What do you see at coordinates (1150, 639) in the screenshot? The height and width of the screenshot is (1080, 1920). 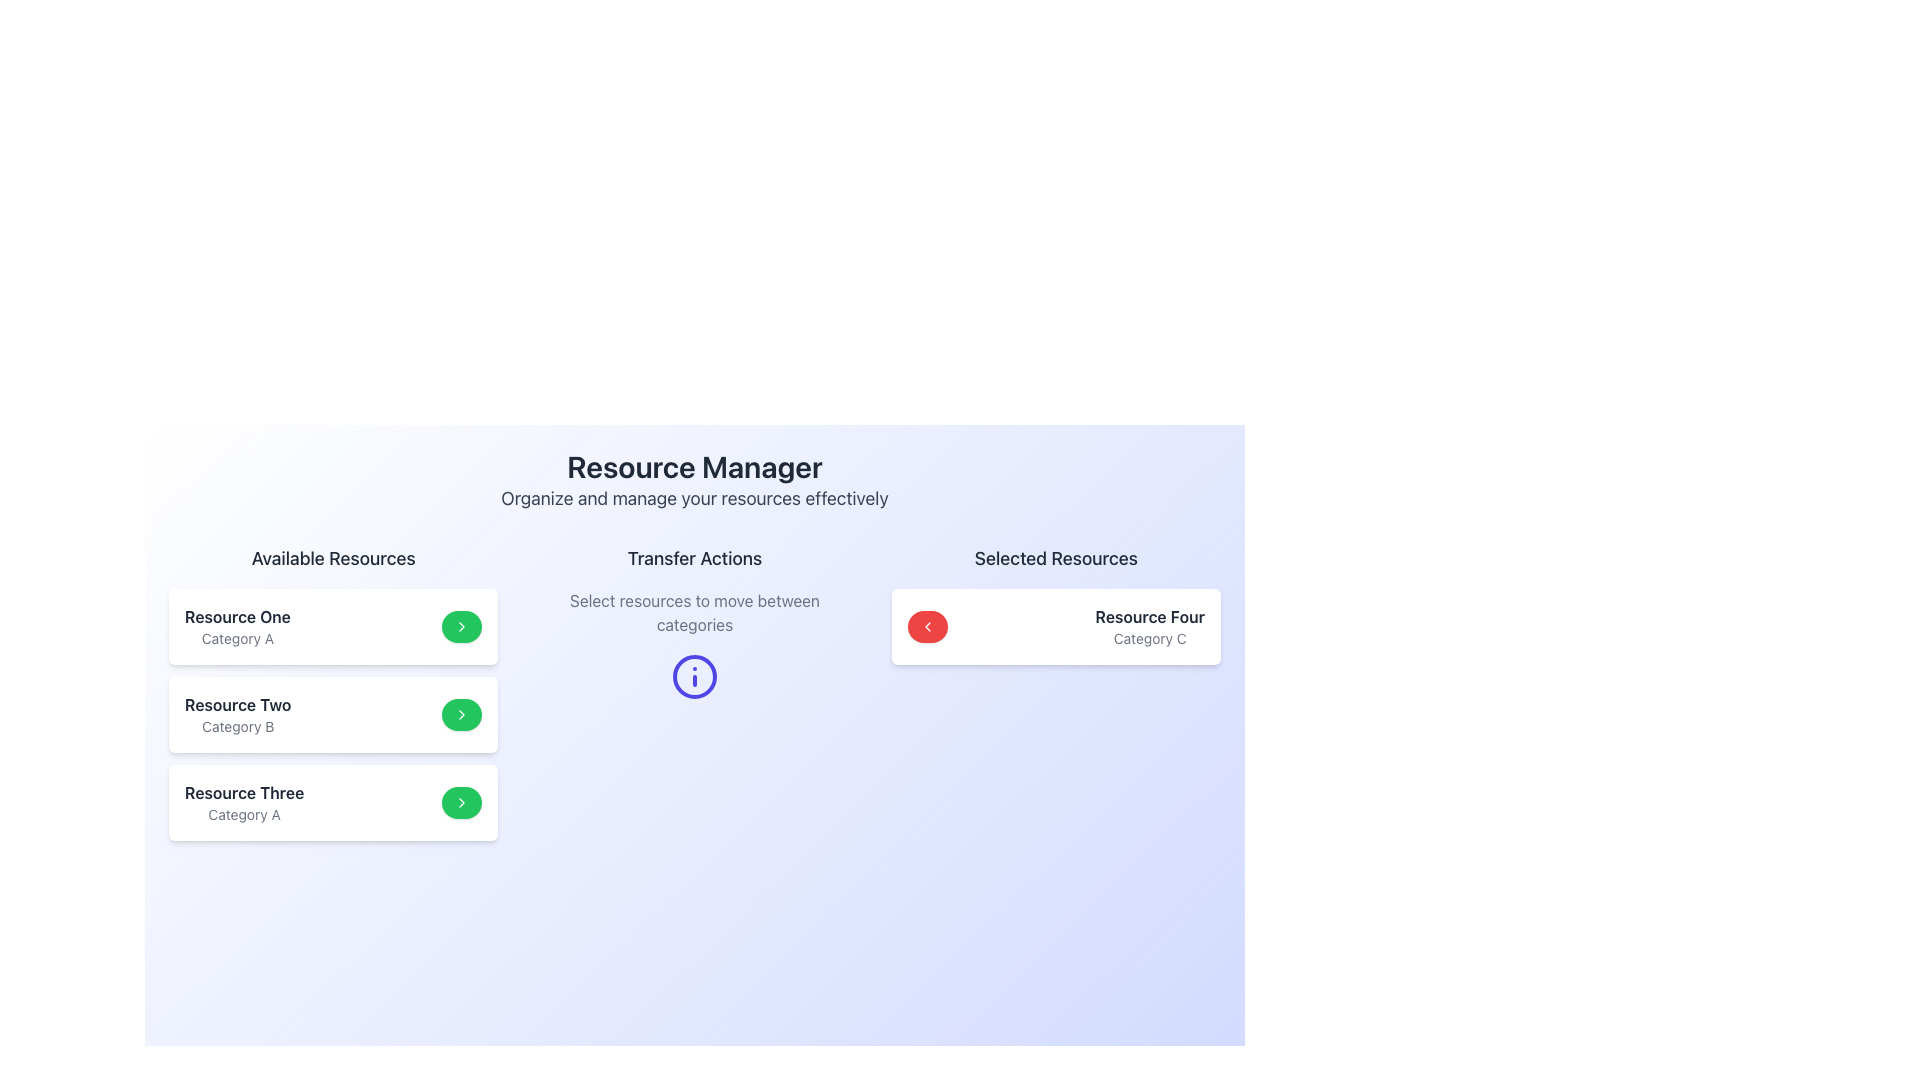 I see `the non-interactive text label indicating the category of 'Resource Four' located in the rightmost section labeled 'Selected Resources' to associate the category with the resource above` at bounding box center [1150, 639].